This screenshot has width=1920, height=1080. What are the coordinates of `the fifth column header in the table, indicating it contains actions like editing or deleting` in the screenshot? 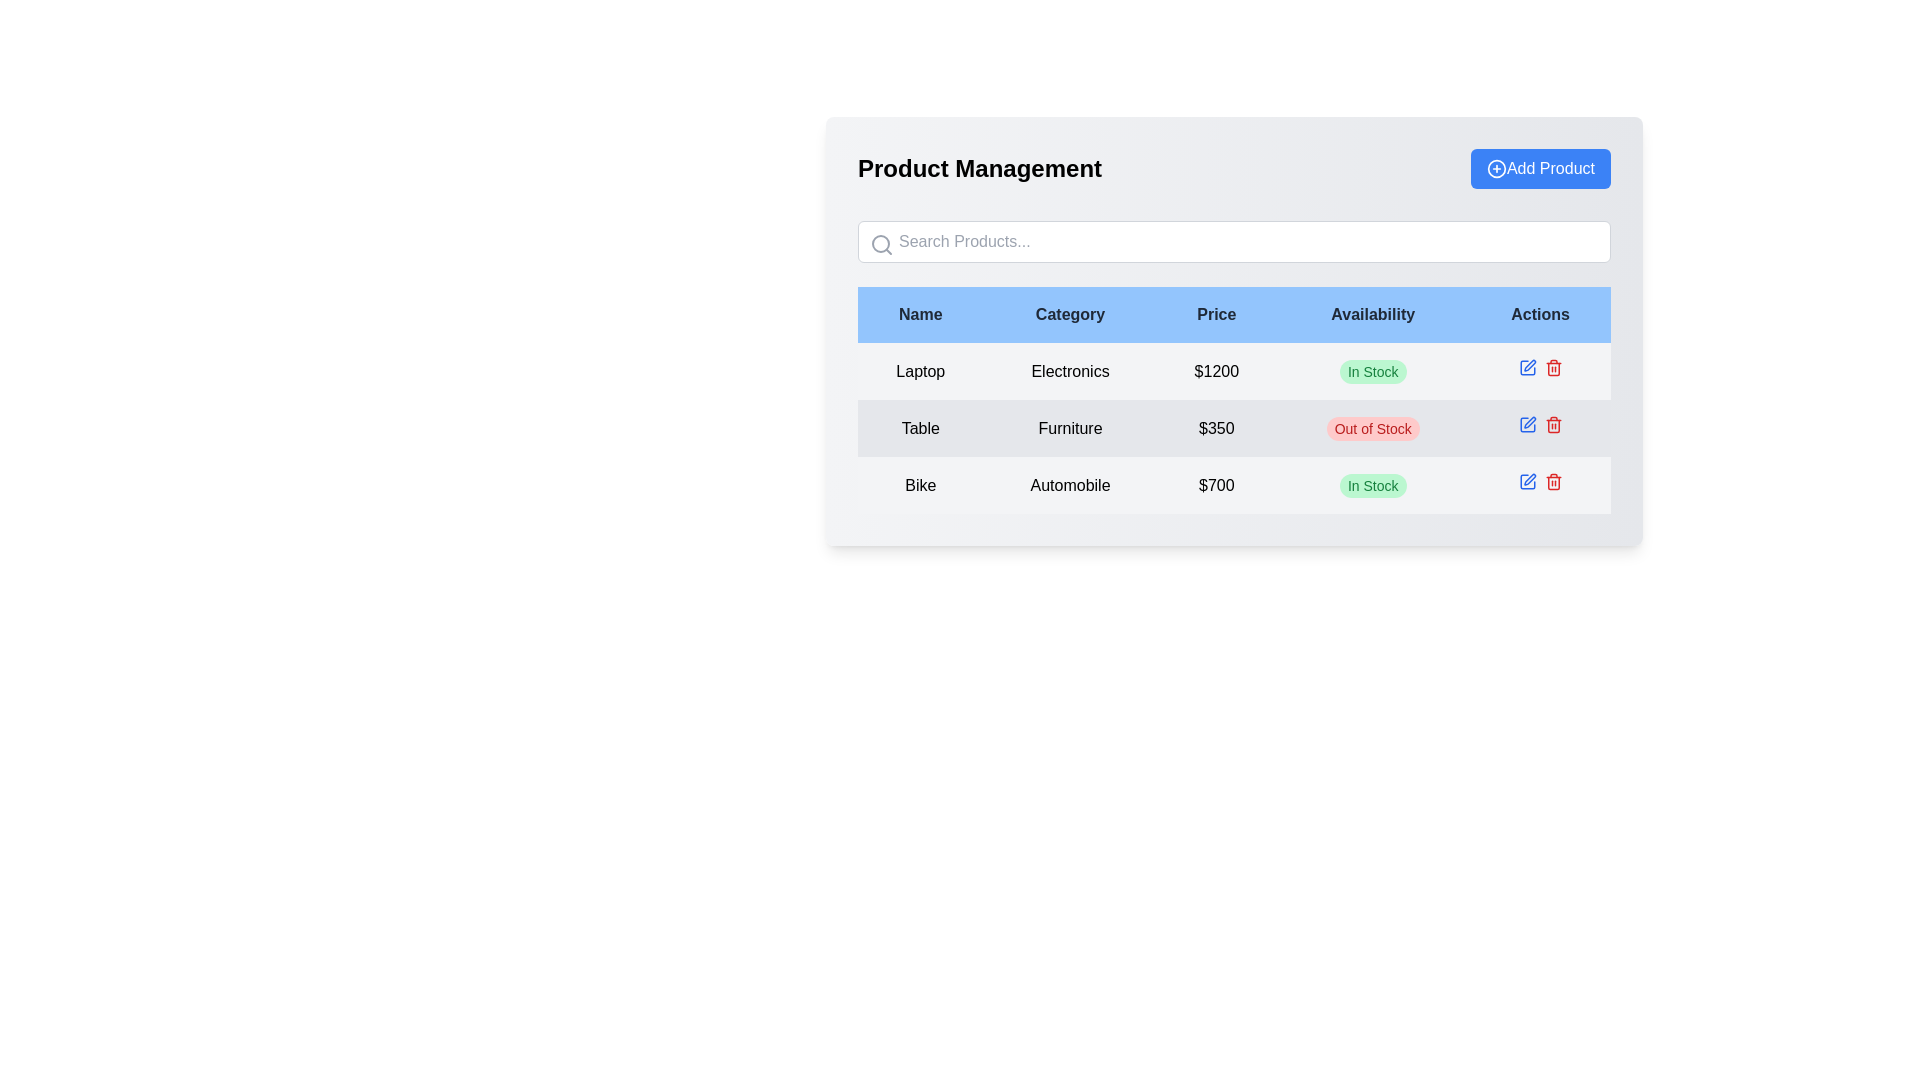 It's located at (1539, 315).